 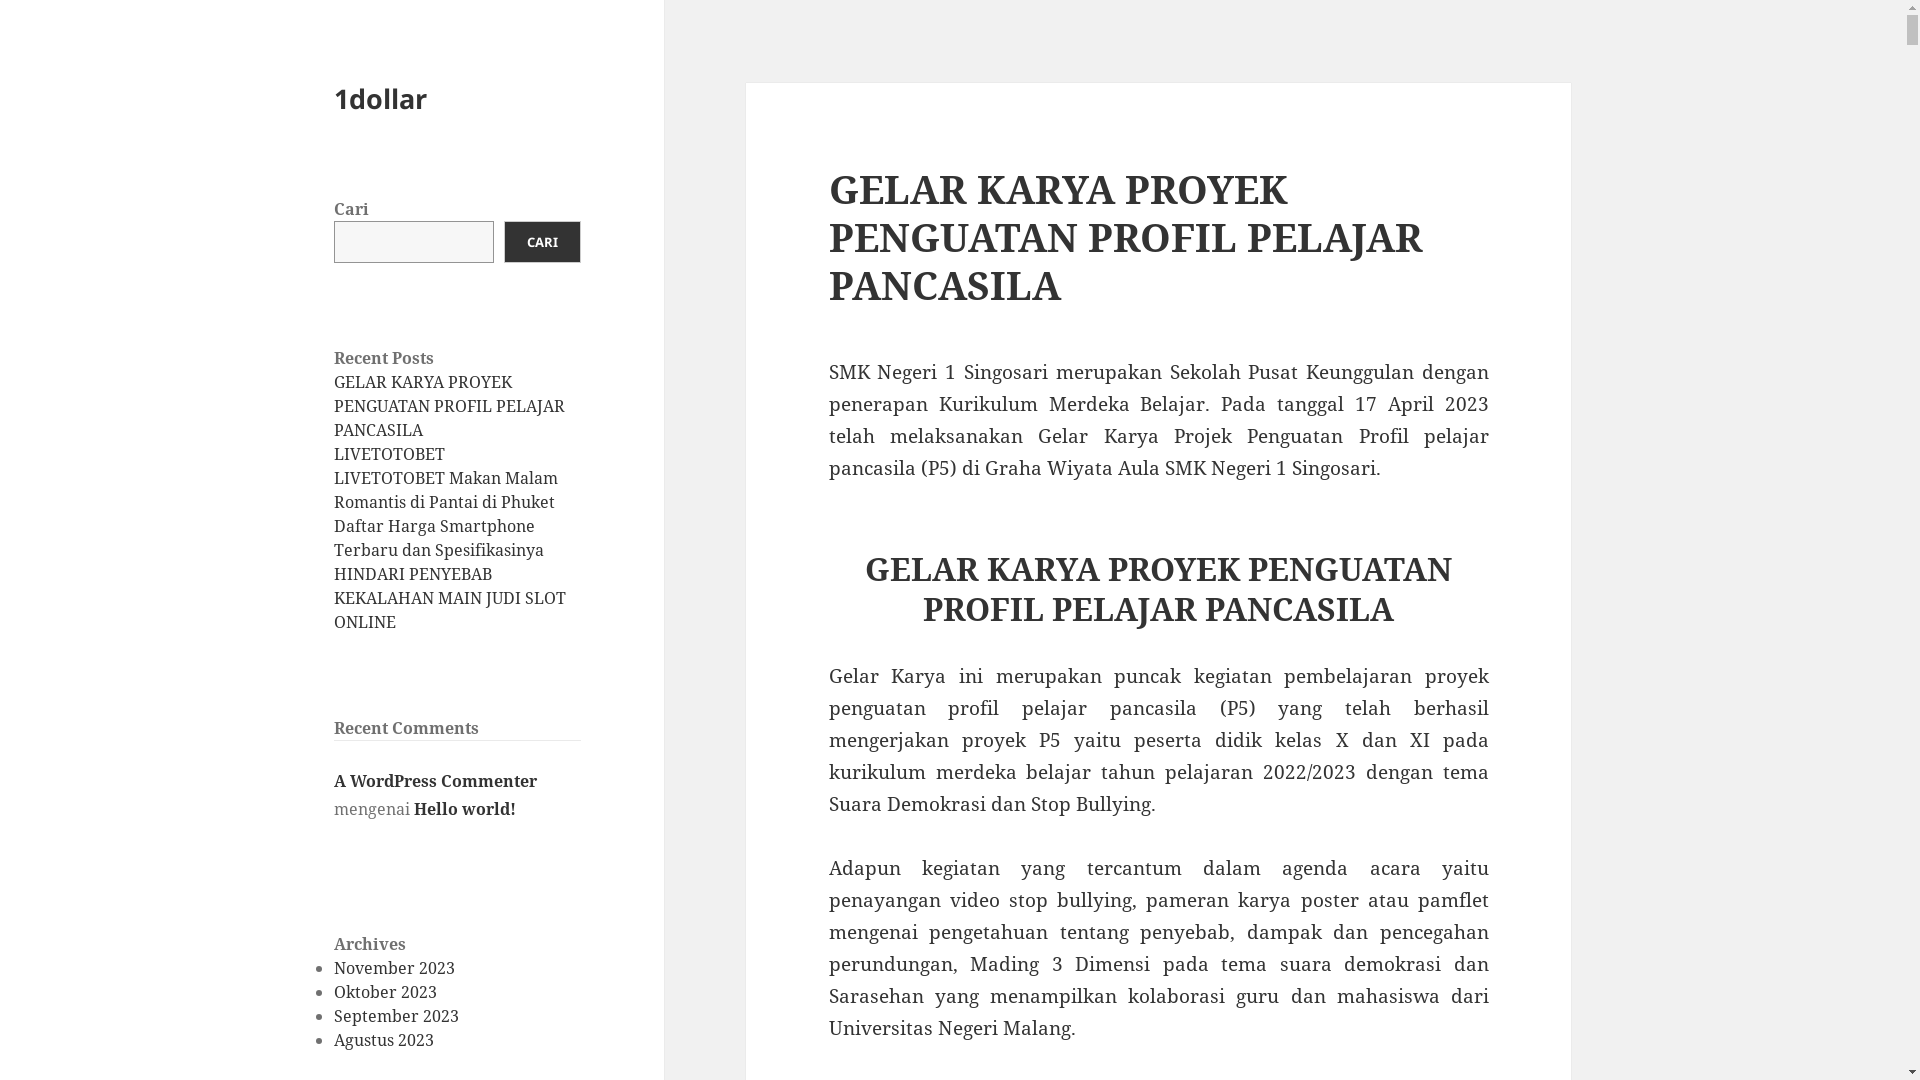 What do you see at coordinates (448, 405) in the screenshot?
I see `'GELAR KARYA PROYEK PENGUATAN PROFIL PELAJAR PANCASILA'` at bounding box center [448, 405].